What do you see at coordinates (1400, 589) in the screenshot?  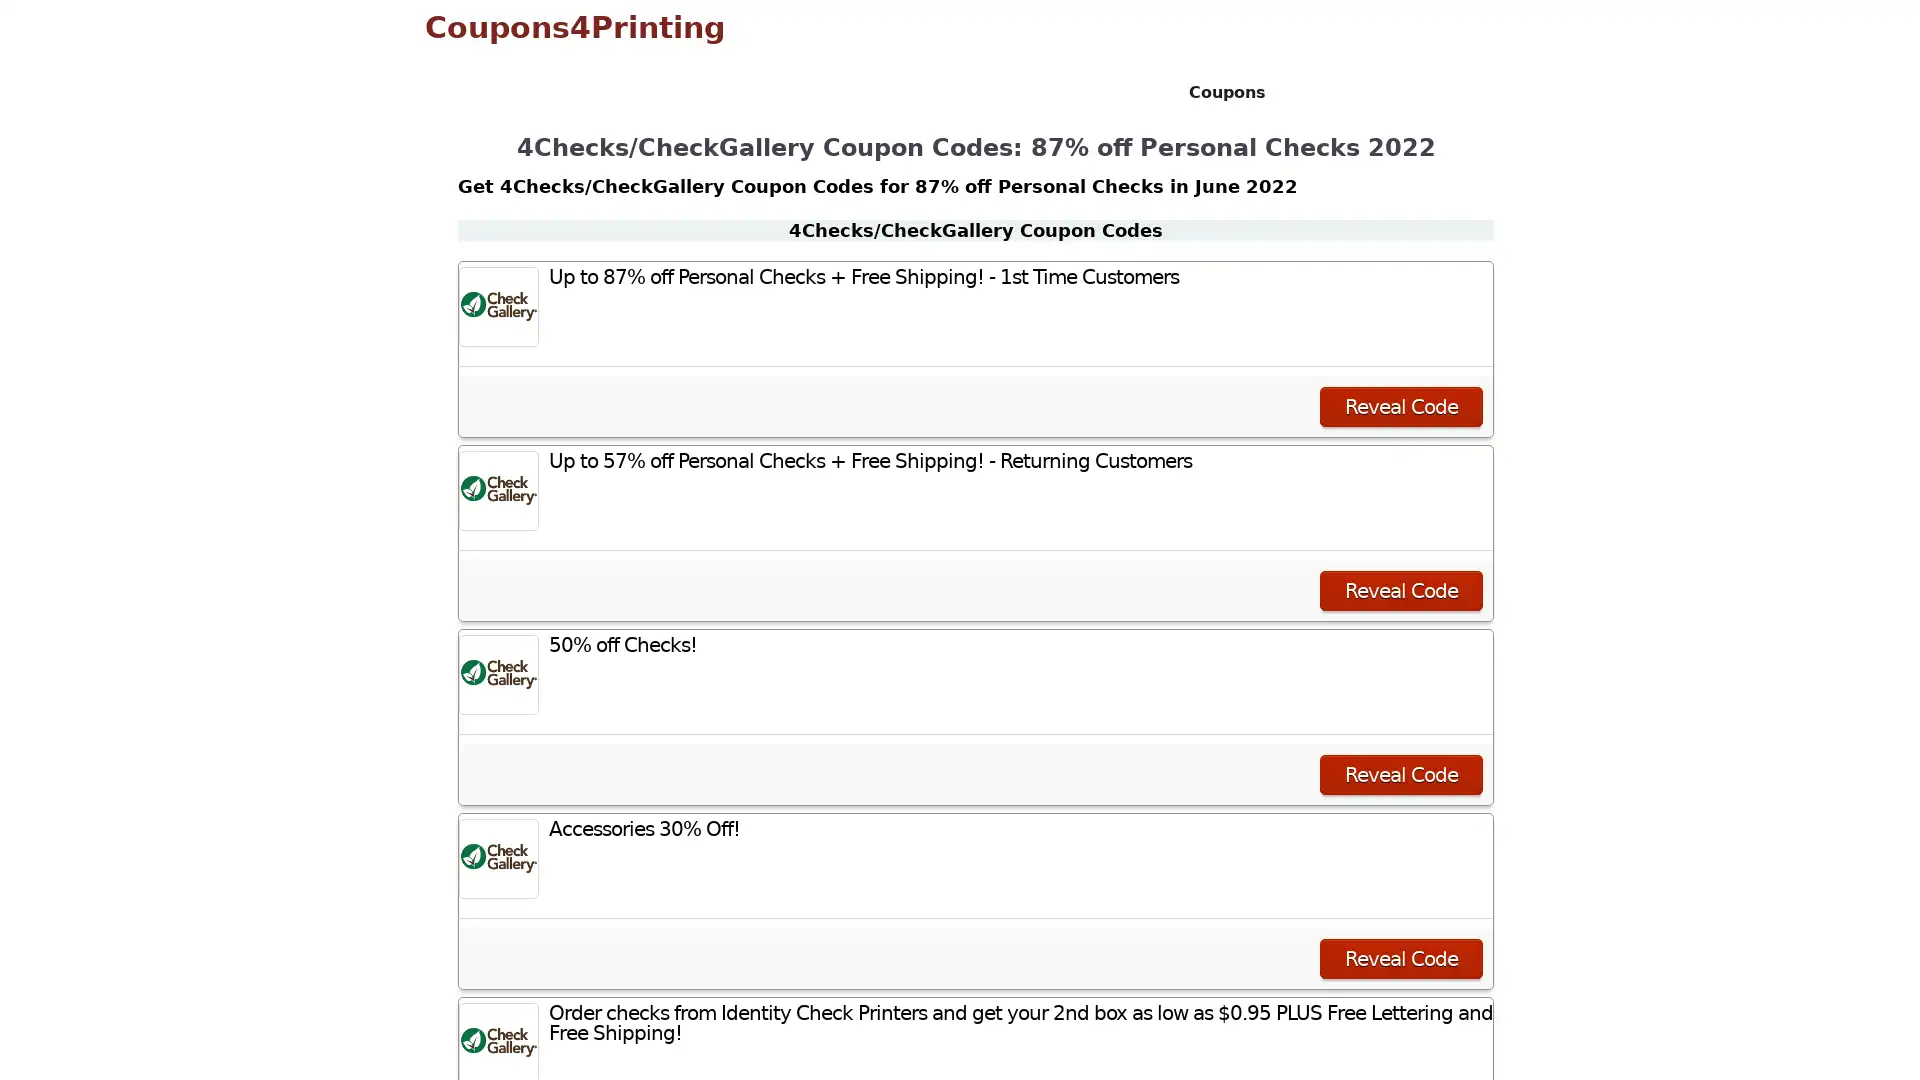 I see `Reveal Code` at bounding box center [1400, 589].